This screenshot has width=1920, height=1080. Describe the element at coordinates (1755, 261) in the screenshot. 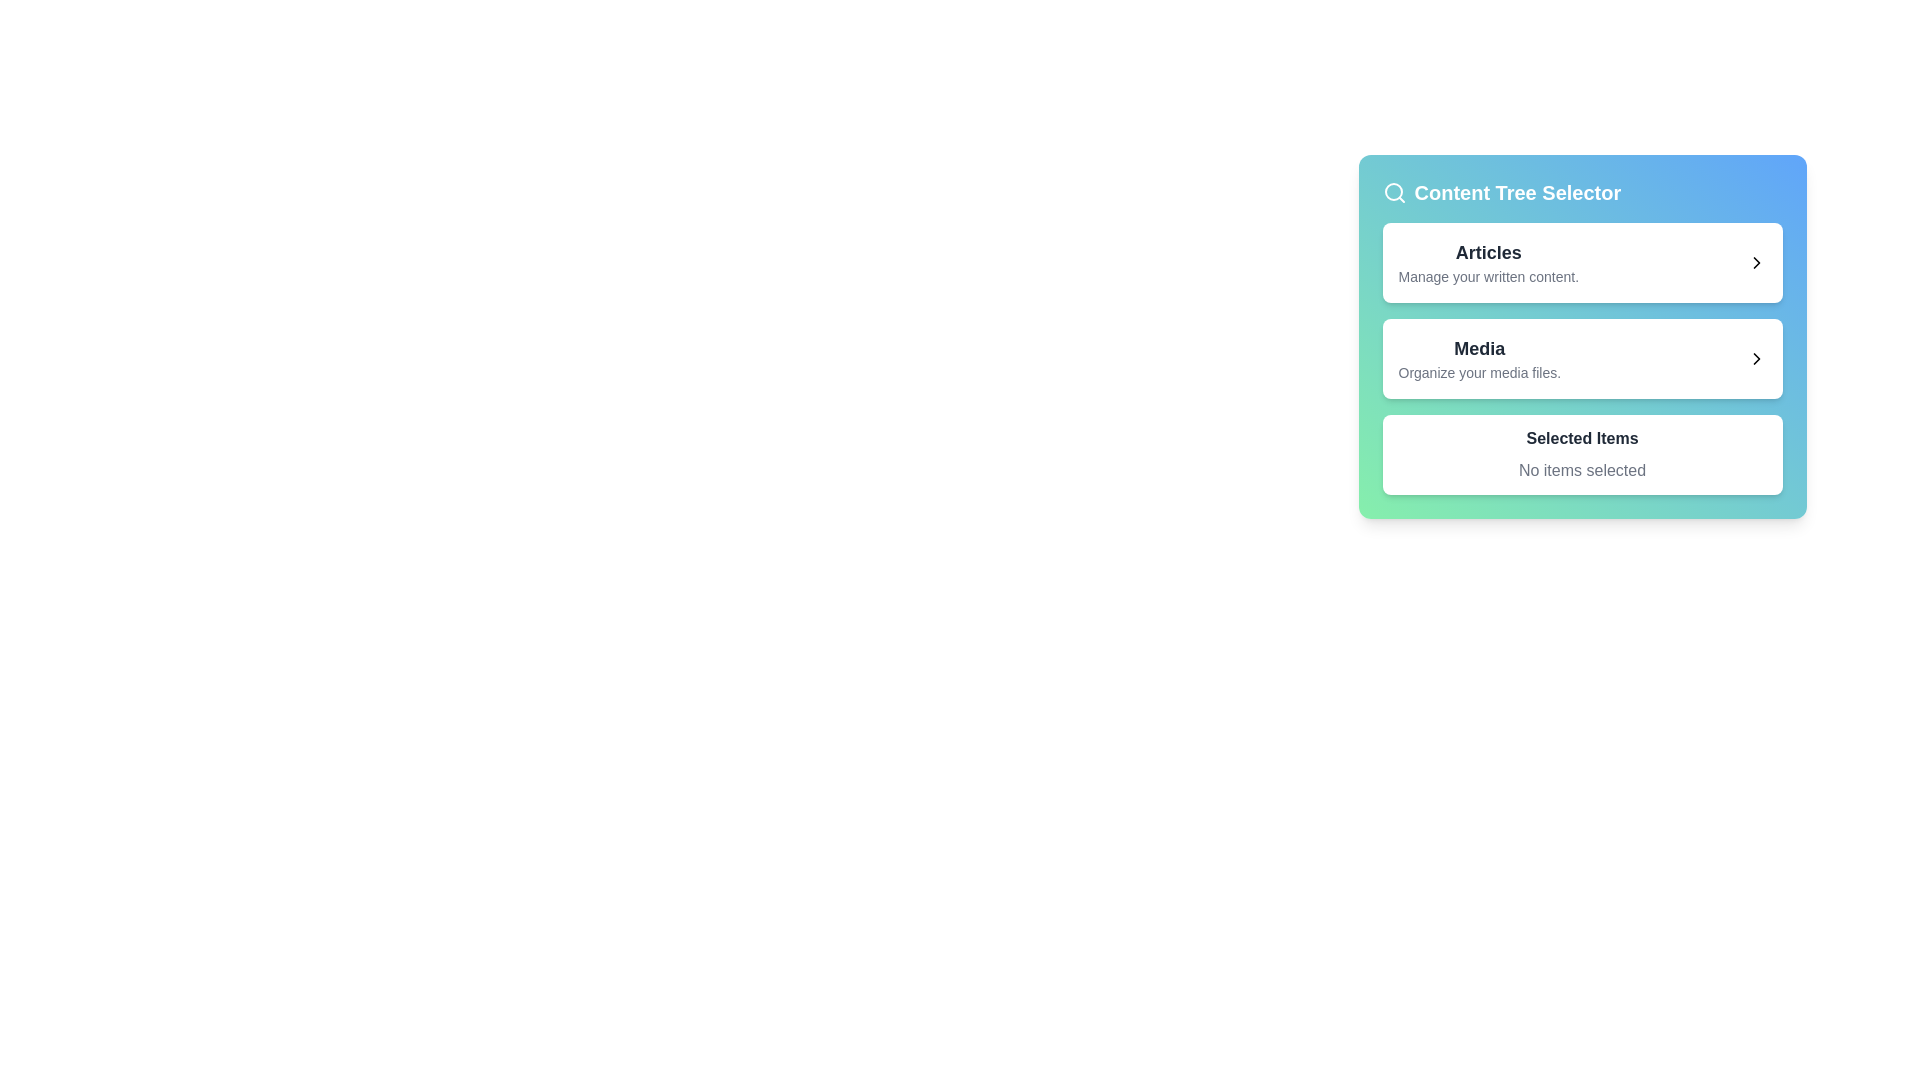

I see `the chevron icon adjacent to the 'Articles' label in the second section of the 'Content Tree Selector' interface` at that location.